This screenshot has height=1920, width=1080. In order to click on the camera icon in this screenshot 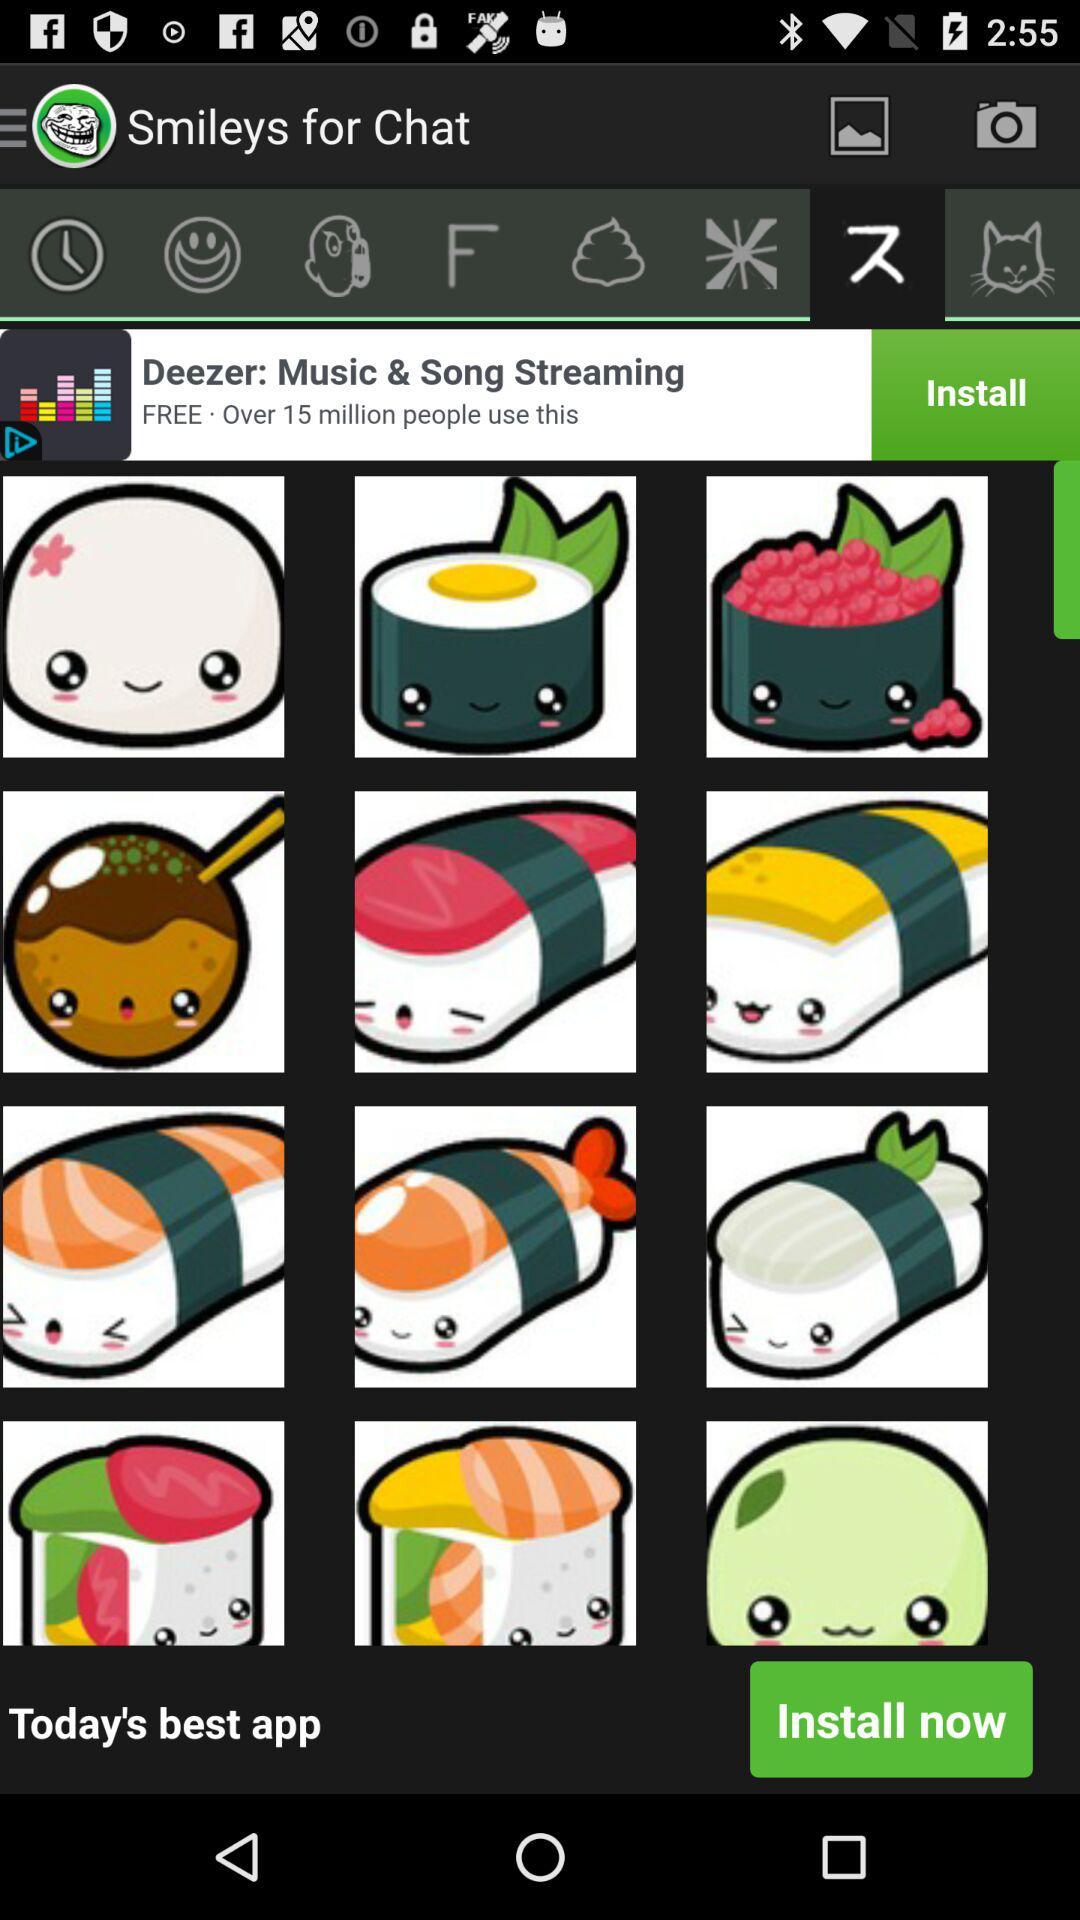, I will do `click(1006, 124)`.